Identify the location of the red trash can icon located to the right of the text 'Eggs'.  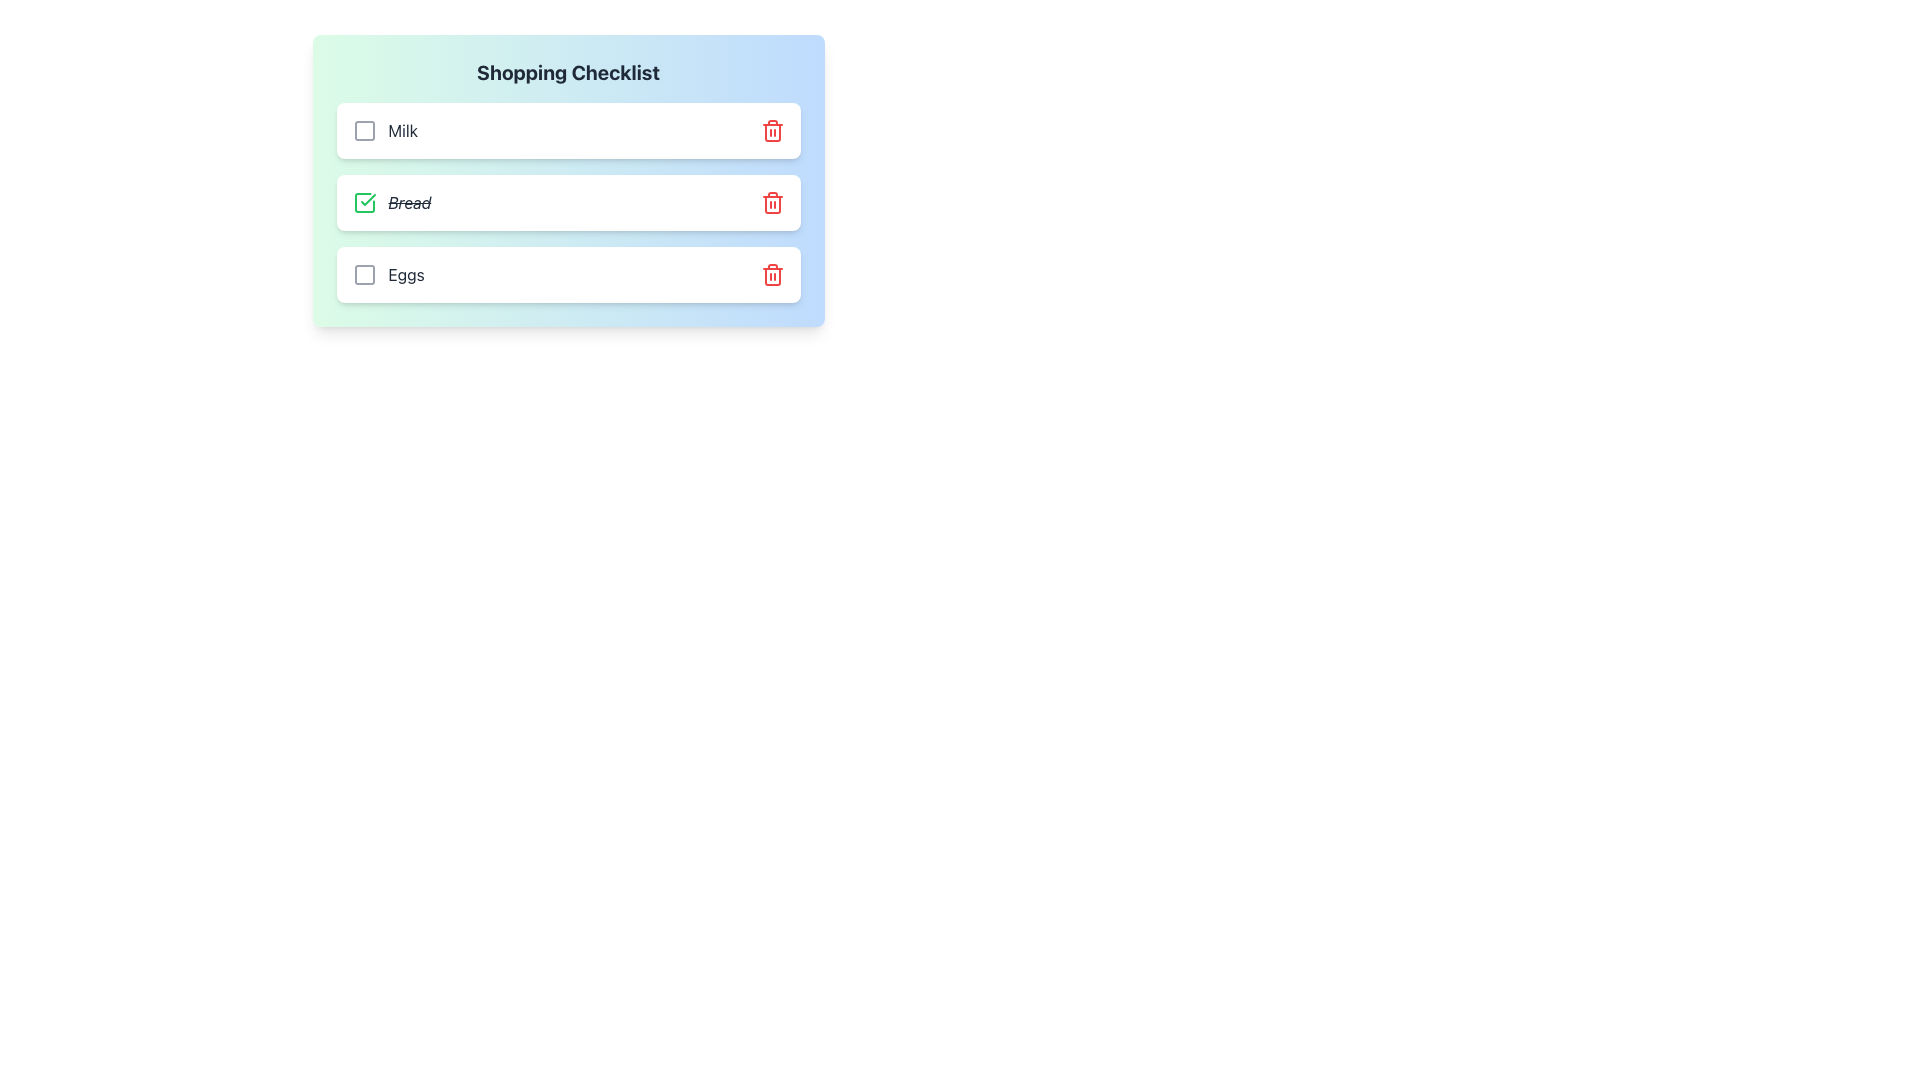
(771, 274).